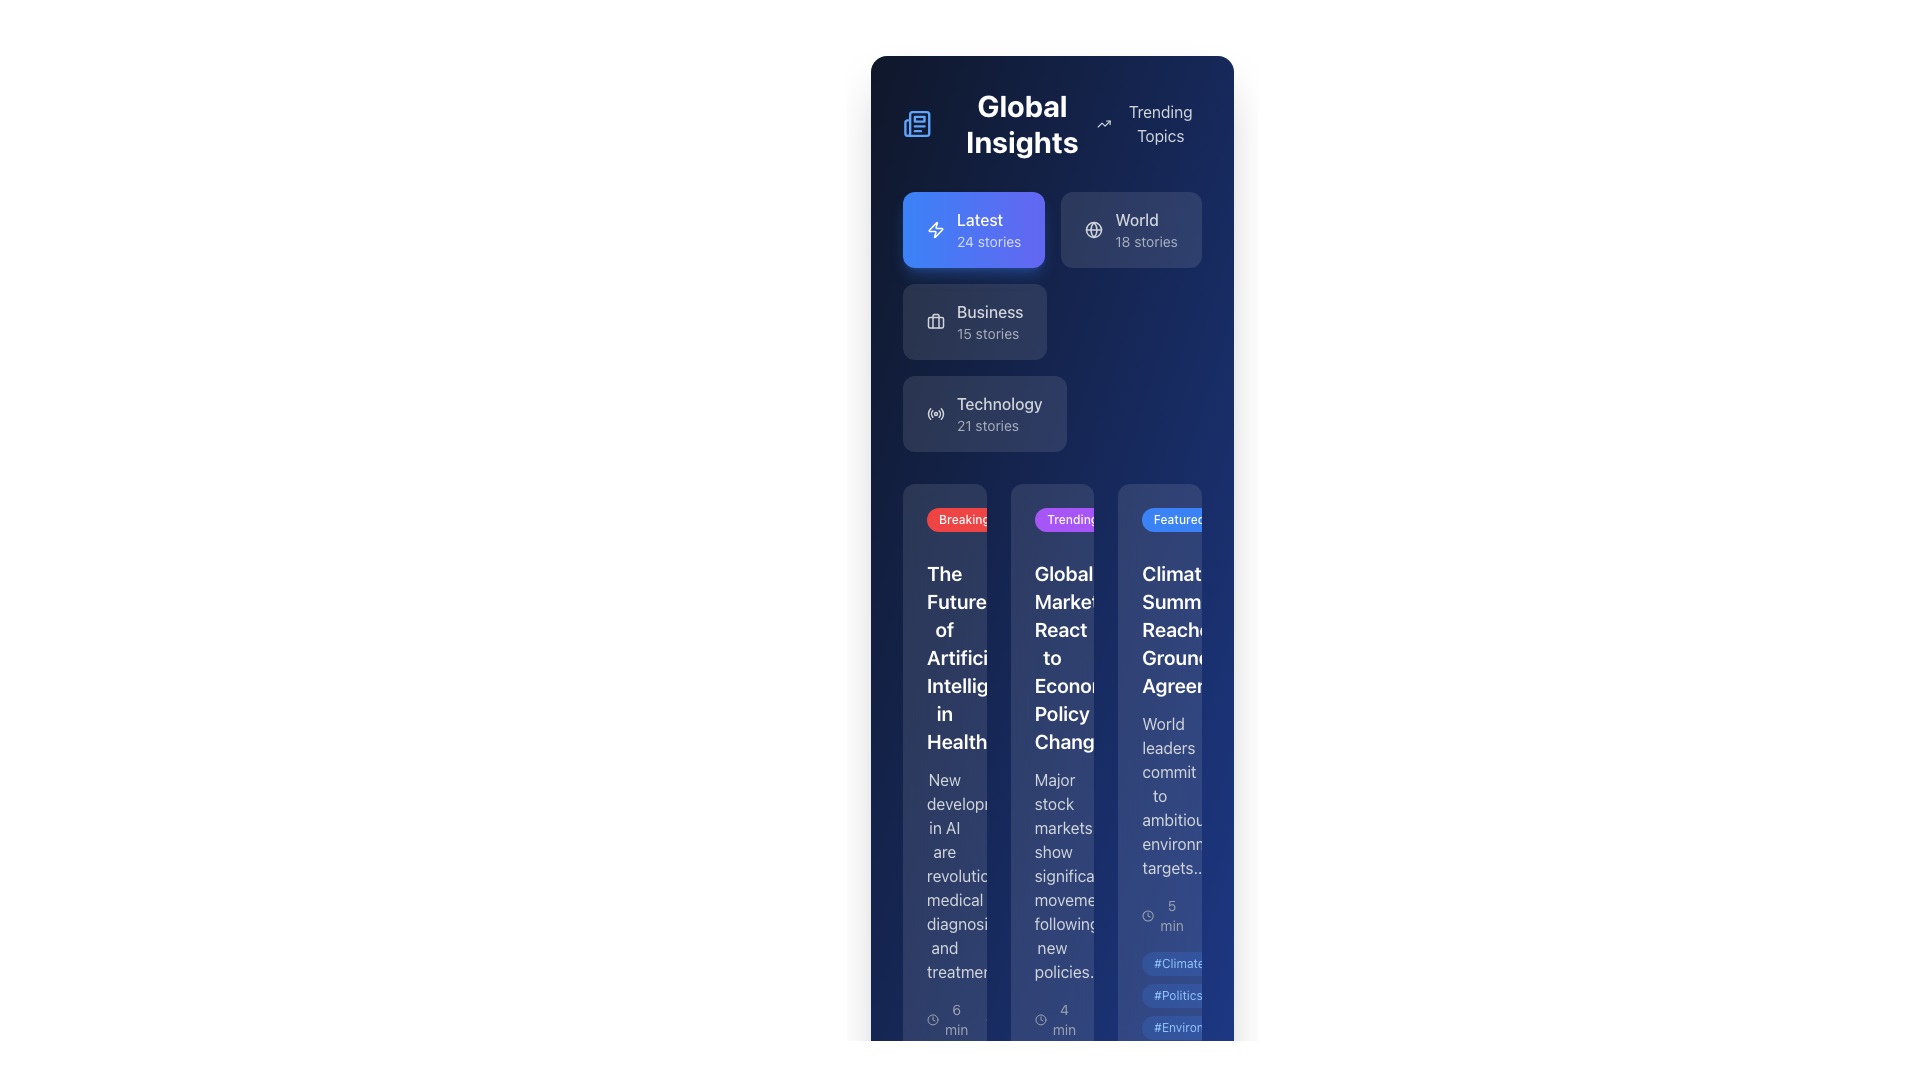 This screenshot has width=1920, height=1080. What do you see at coordinates (1051, 123) in the screenshot?
I see `the 'Global Insights' text in the header element, which features a newspaper icon on its left` at bounding box center [1051, 123].